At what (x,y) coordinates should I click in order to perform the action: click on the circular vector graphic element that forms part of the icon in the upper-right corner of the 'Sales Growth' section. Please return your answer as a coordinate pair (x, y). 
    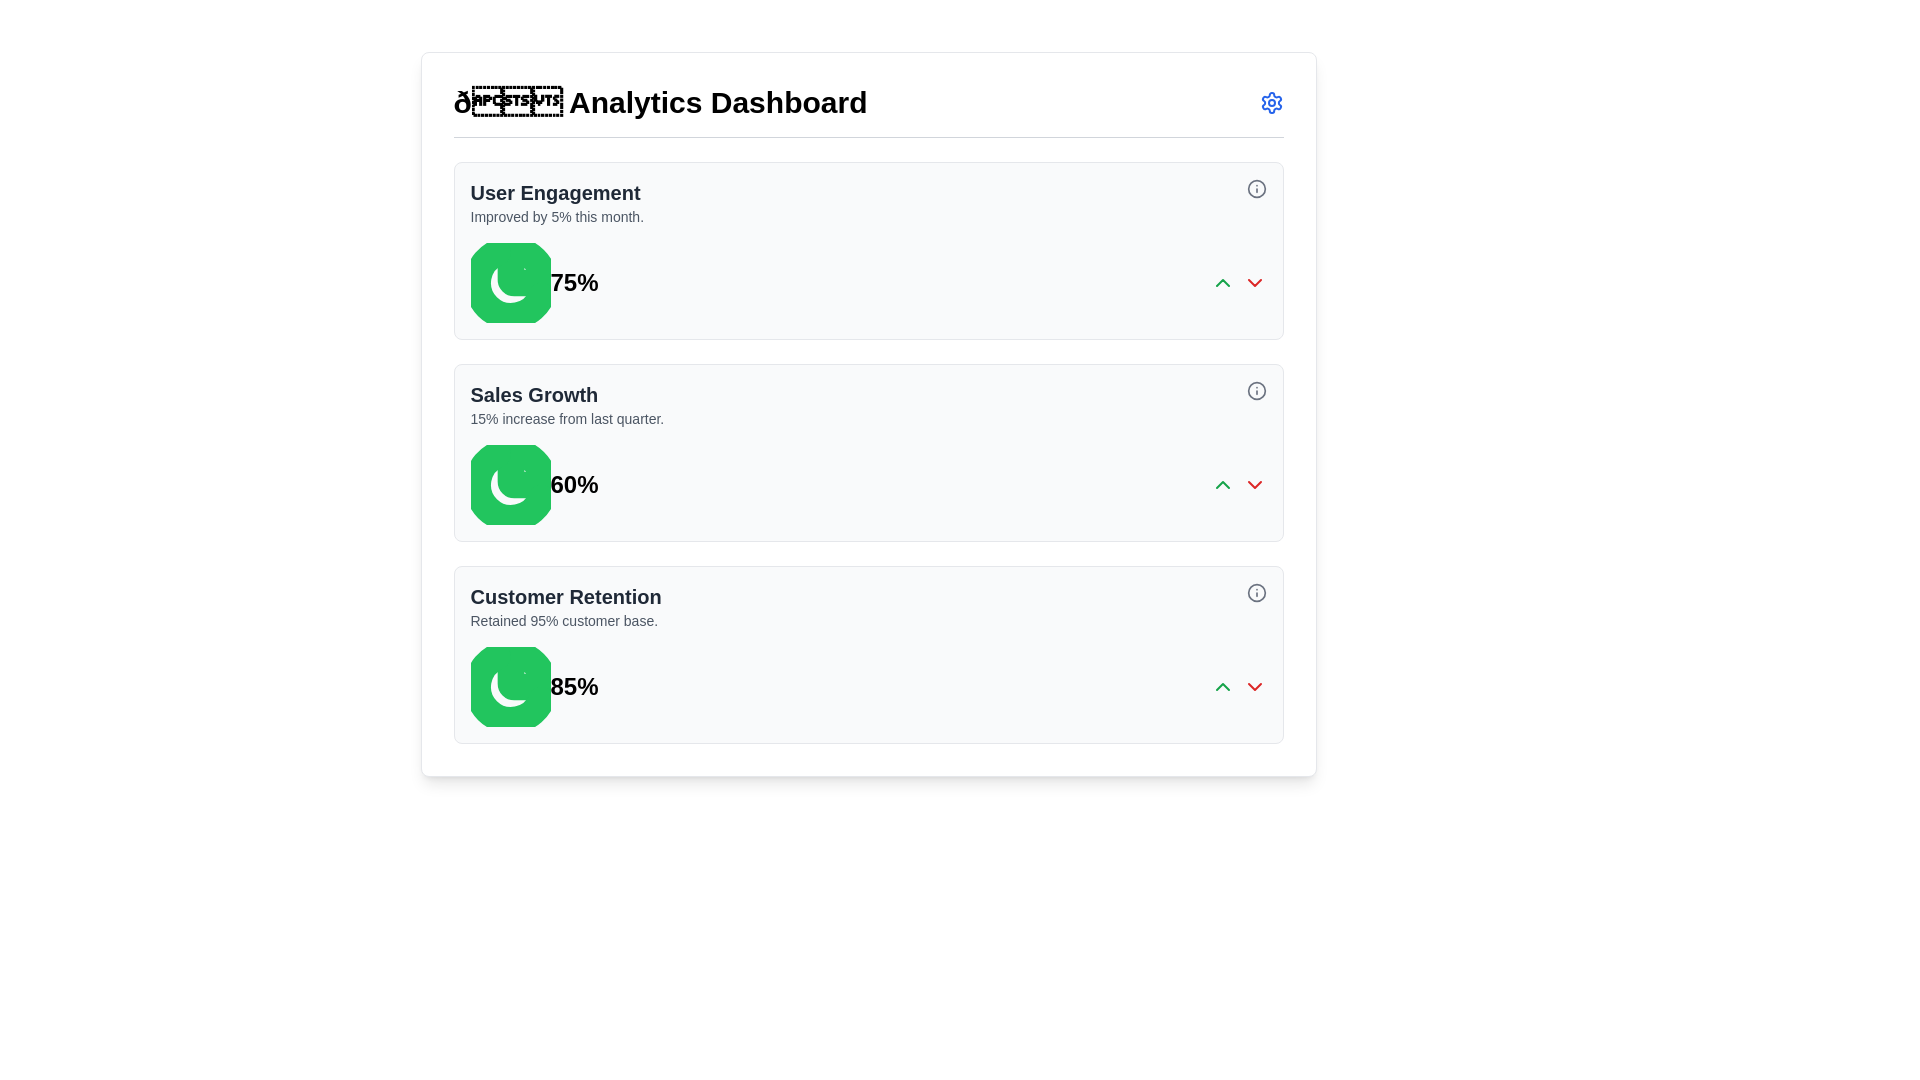
    Looking at the image, I should click on (1255, 390).